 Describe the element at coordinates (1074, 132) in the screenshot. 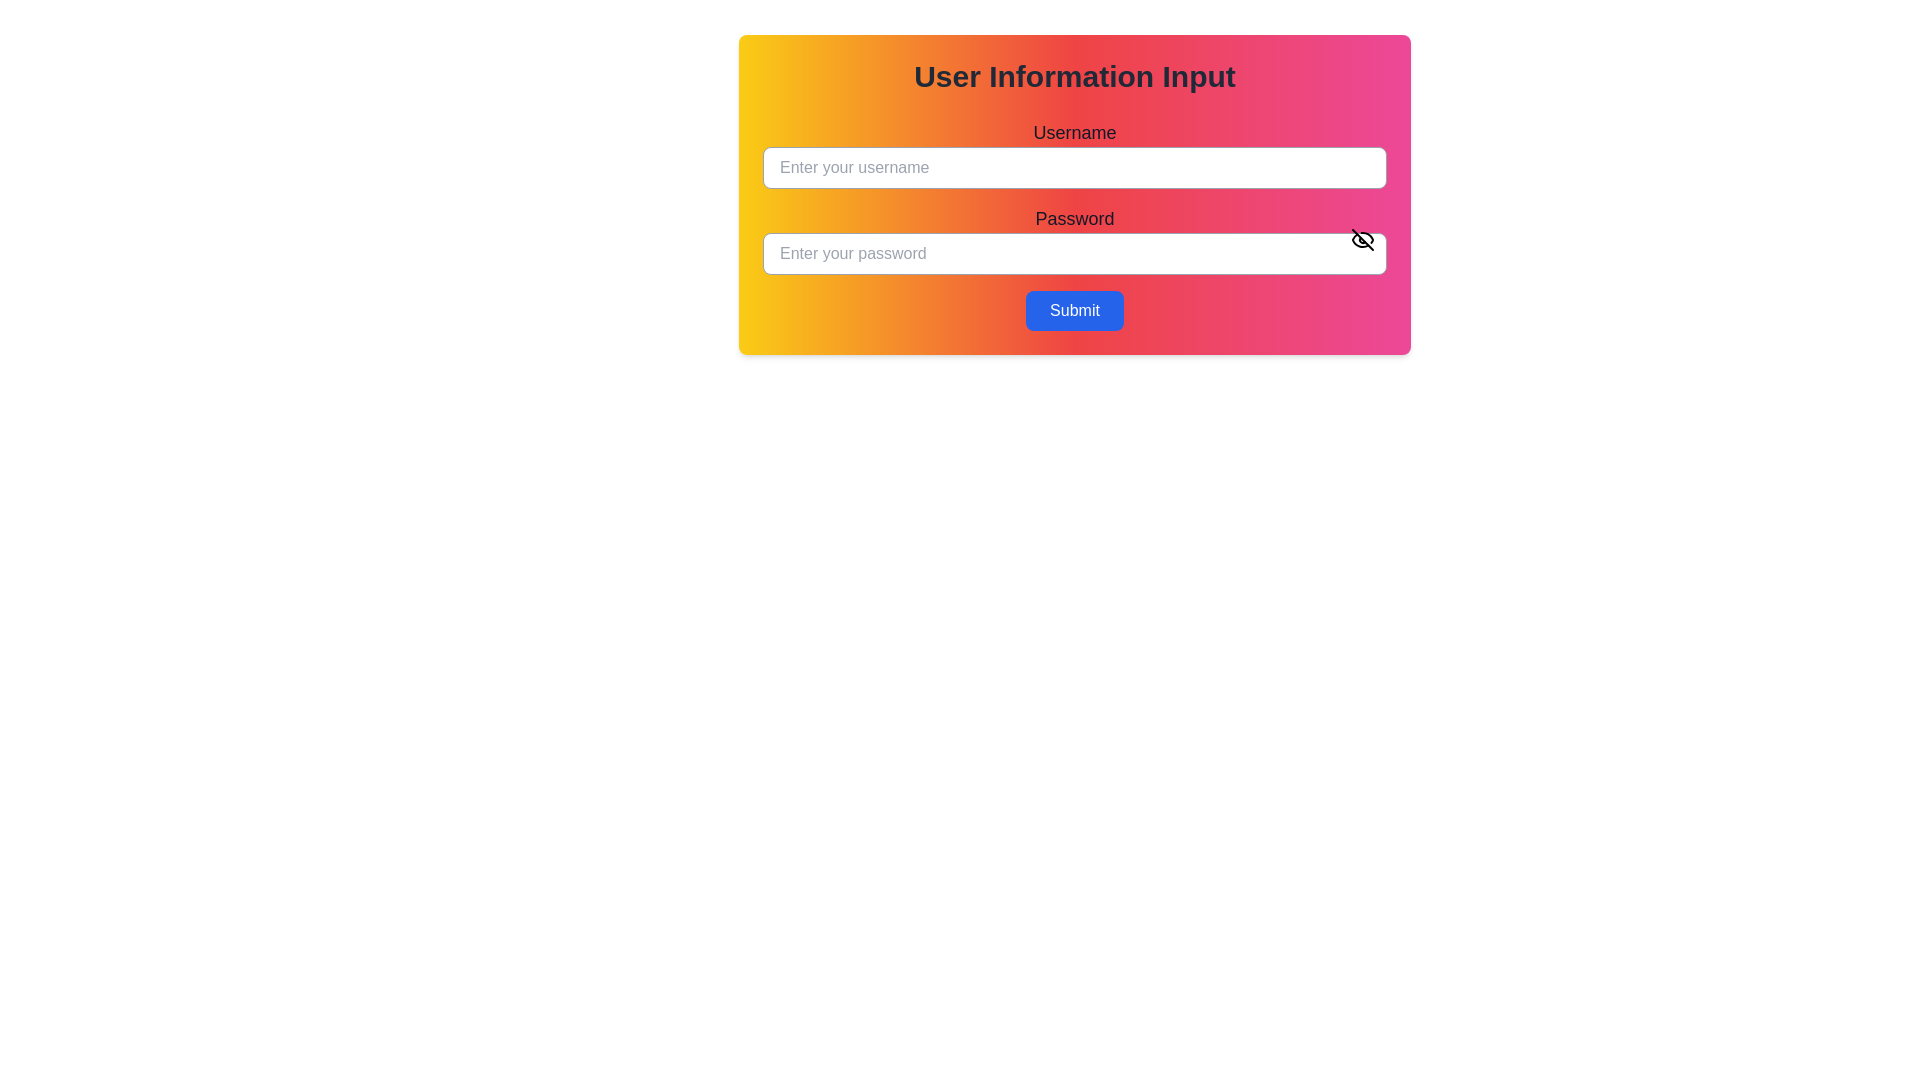

I see `the 'Username' text label element, which is displayed in bold, medium-sized dark gray font on a gradient background from orange to pink, positioned above the username input field` at that location.